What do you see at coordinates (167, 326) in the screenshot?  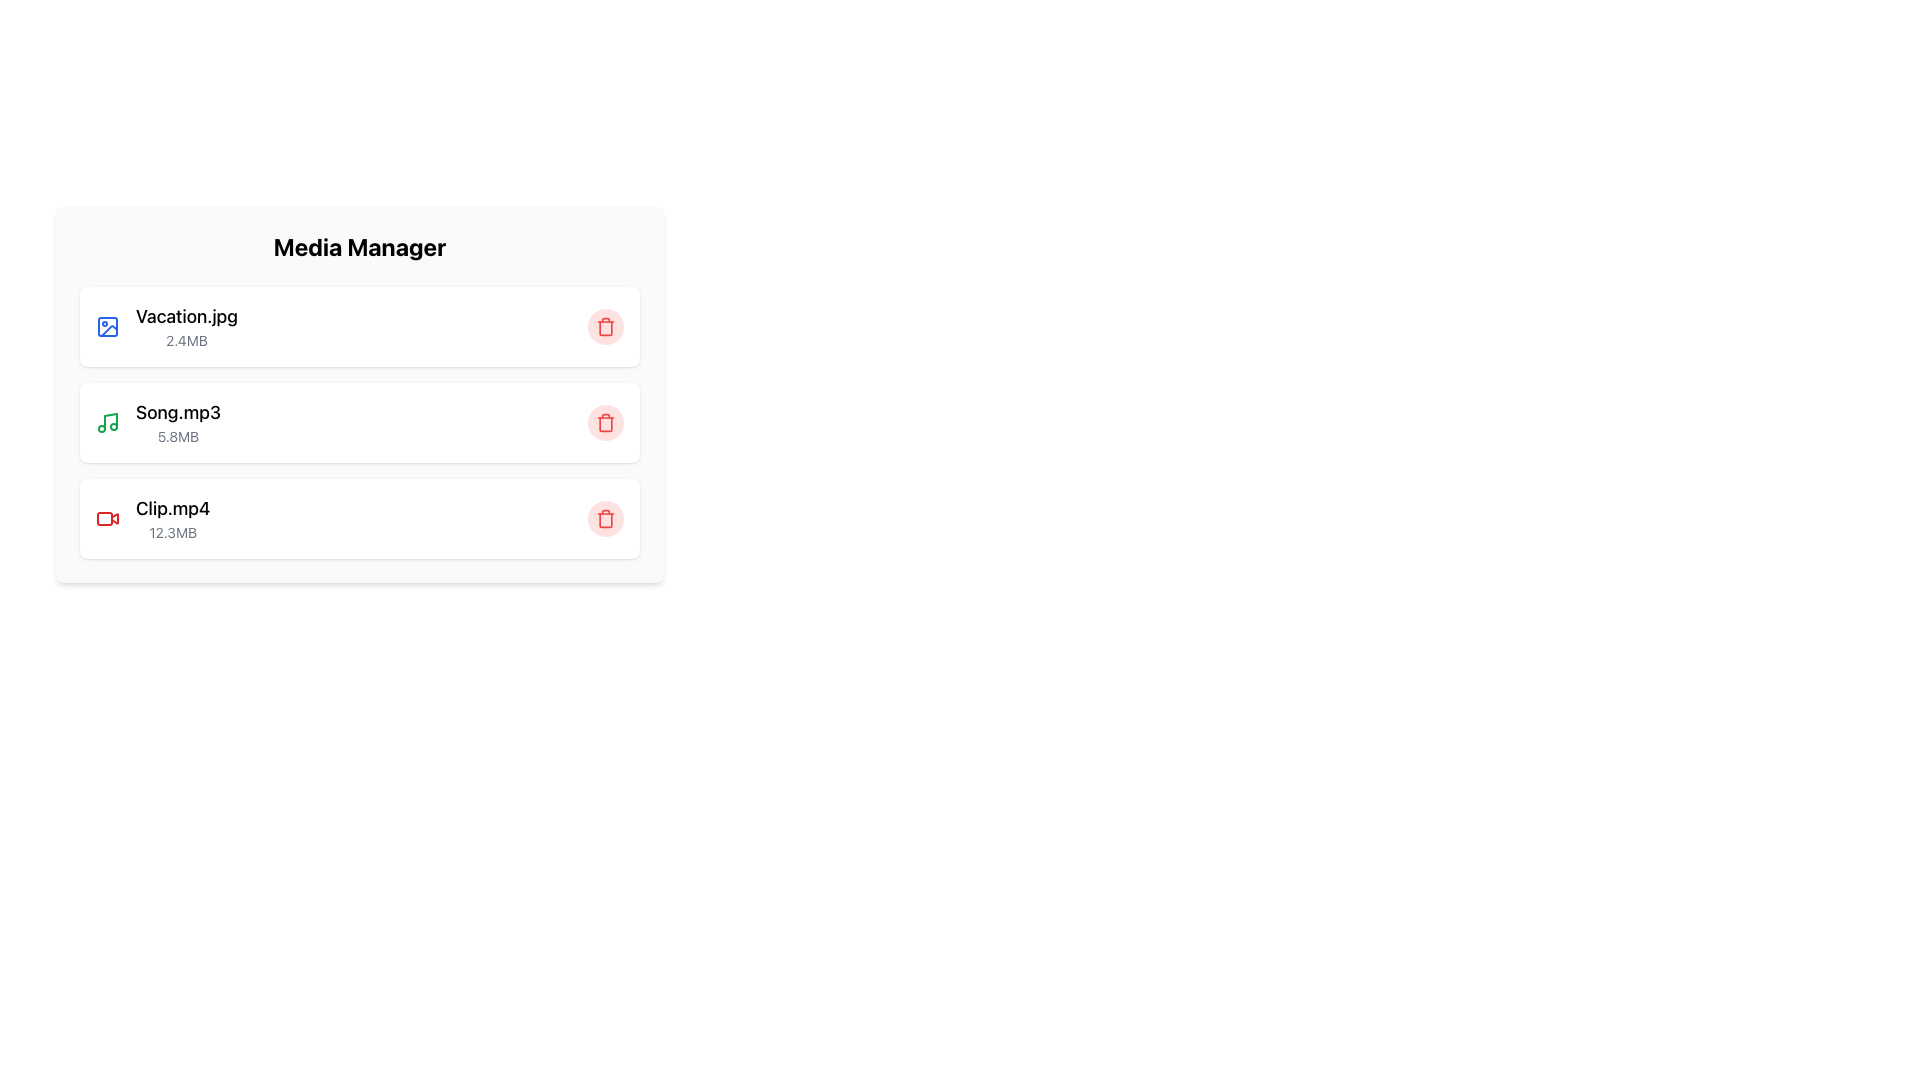 I see `to select the list item representing the image file 'Vacation.jpg' in the 'Media Manager' section` at bounding box center [167, 326].